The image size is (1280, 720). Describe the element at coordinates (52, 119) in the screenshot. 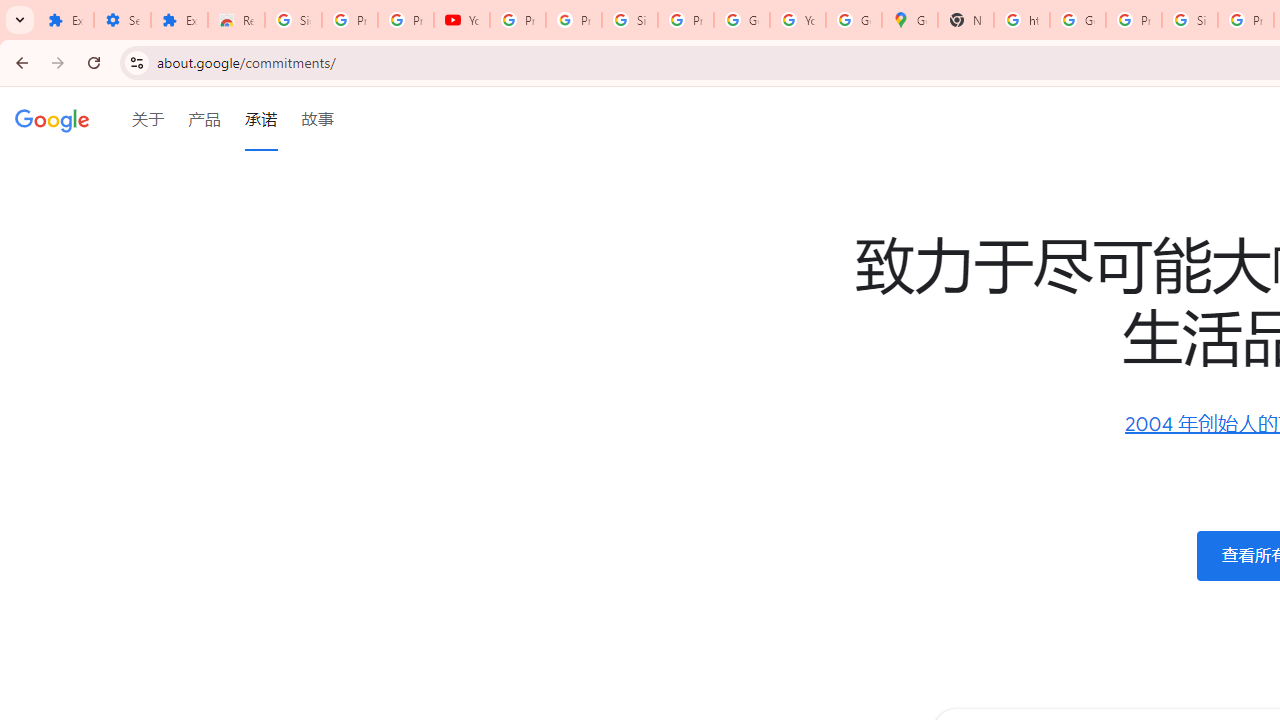

I see `'Google'` at that location.